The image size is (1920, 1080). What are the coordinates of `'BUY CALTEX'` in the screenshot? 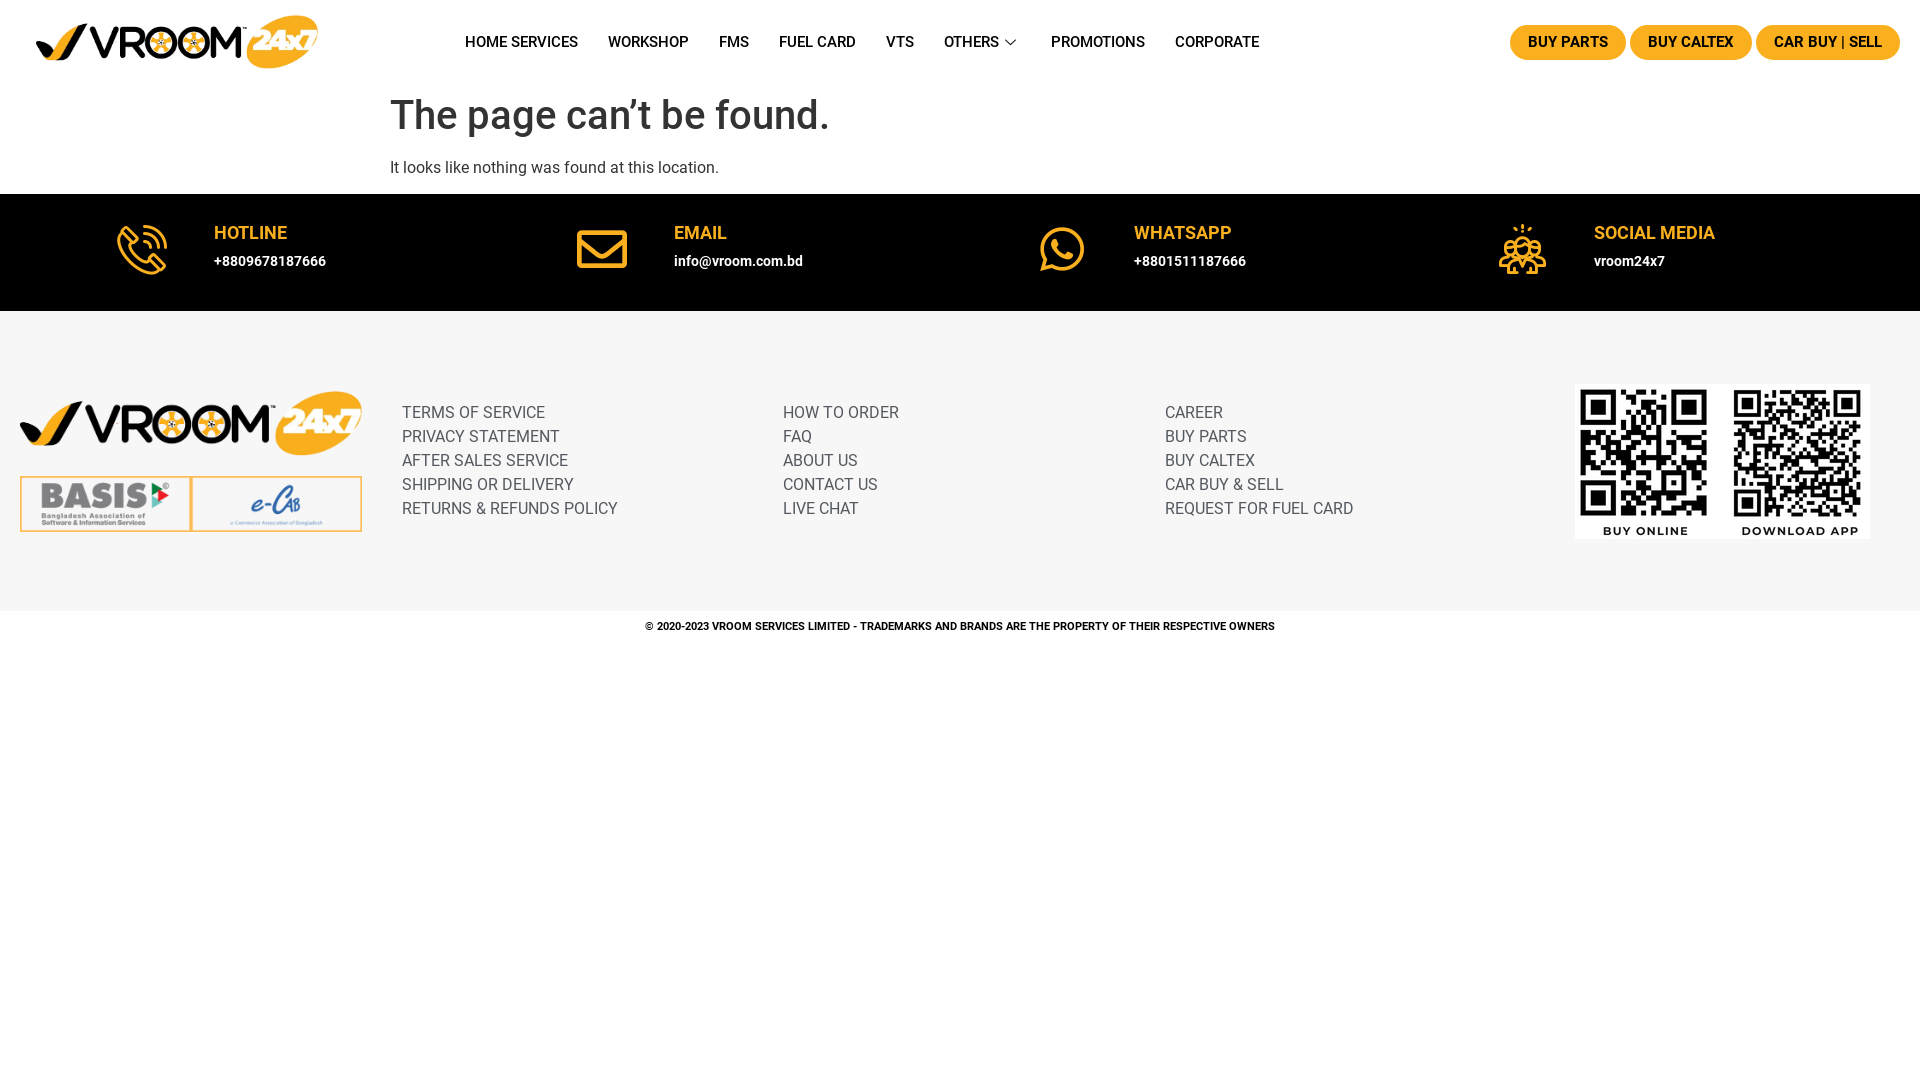 It's located at (1689, 41).